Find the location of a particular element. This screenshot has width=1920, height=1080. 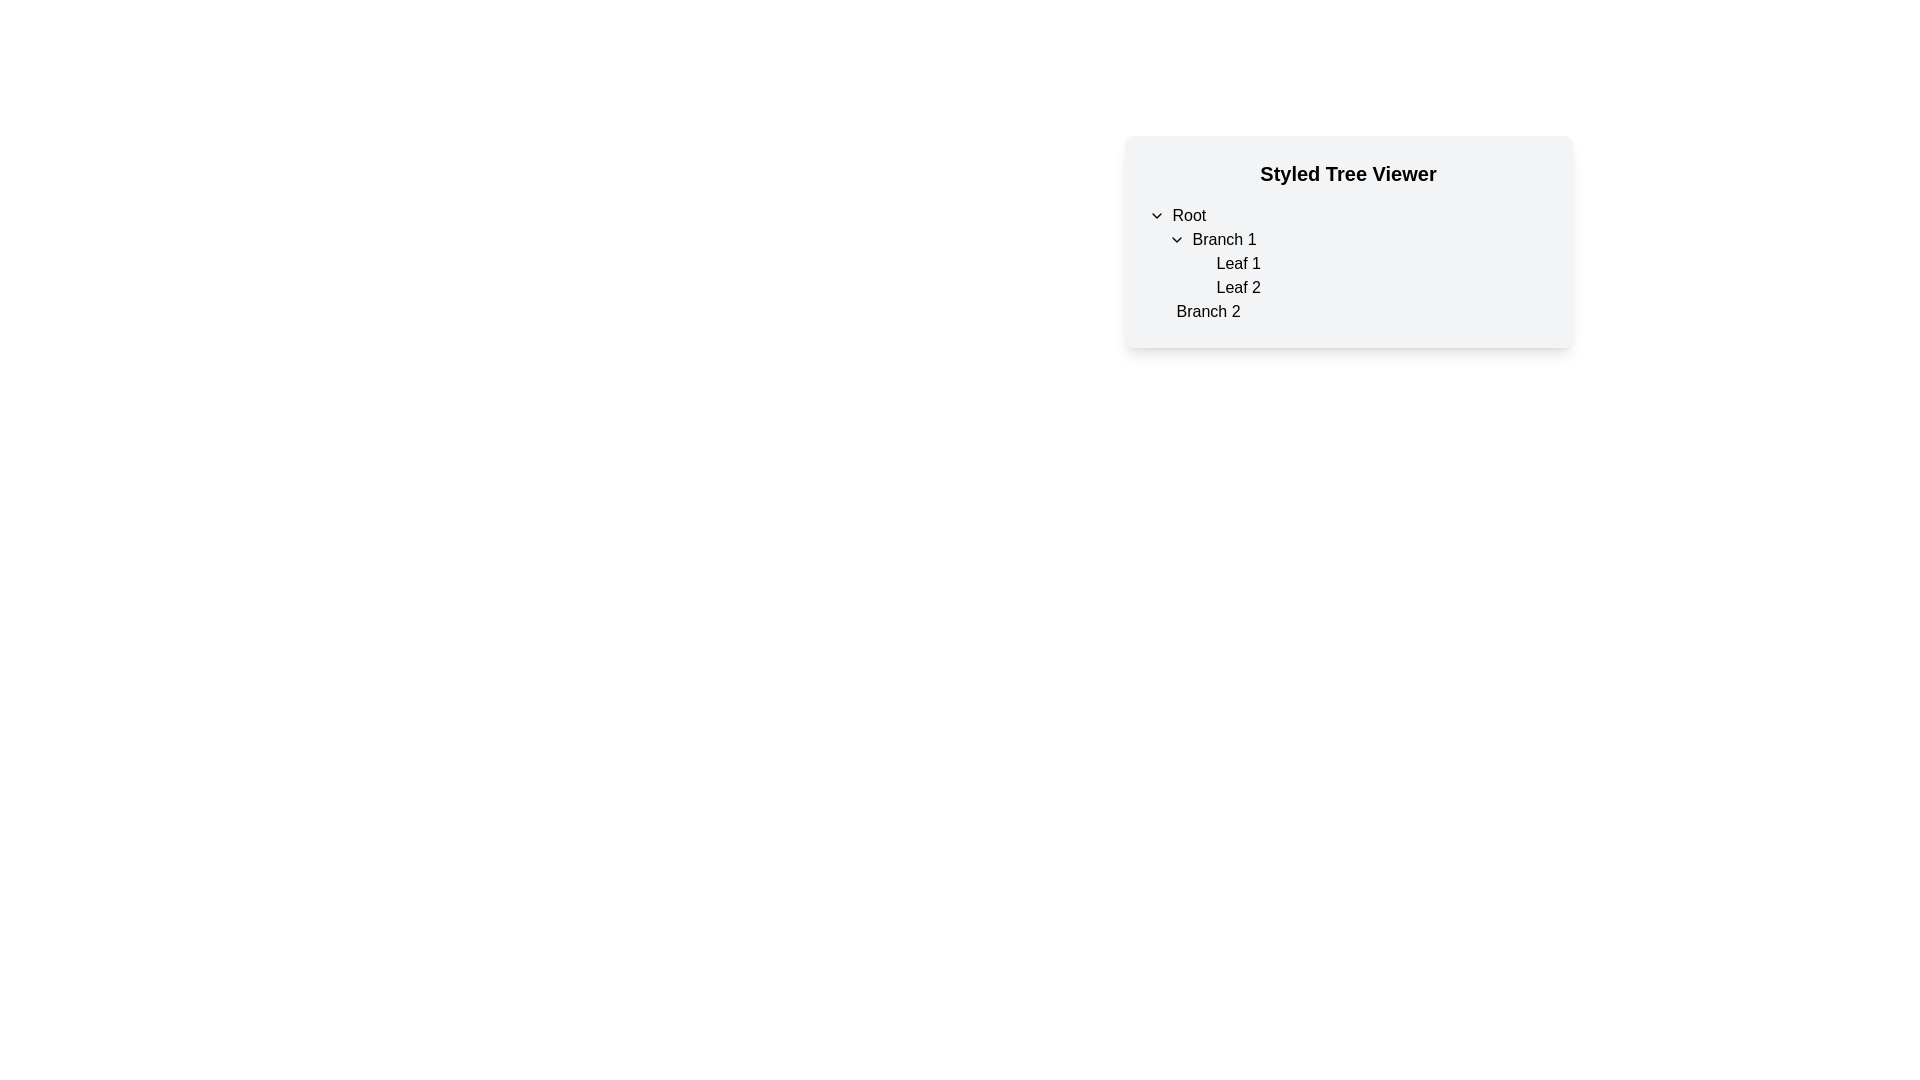

the Chevron Icon located to the left of the 'Branch 1' text label in the collapsible navigation tree is located at coordinates (1176, 238).